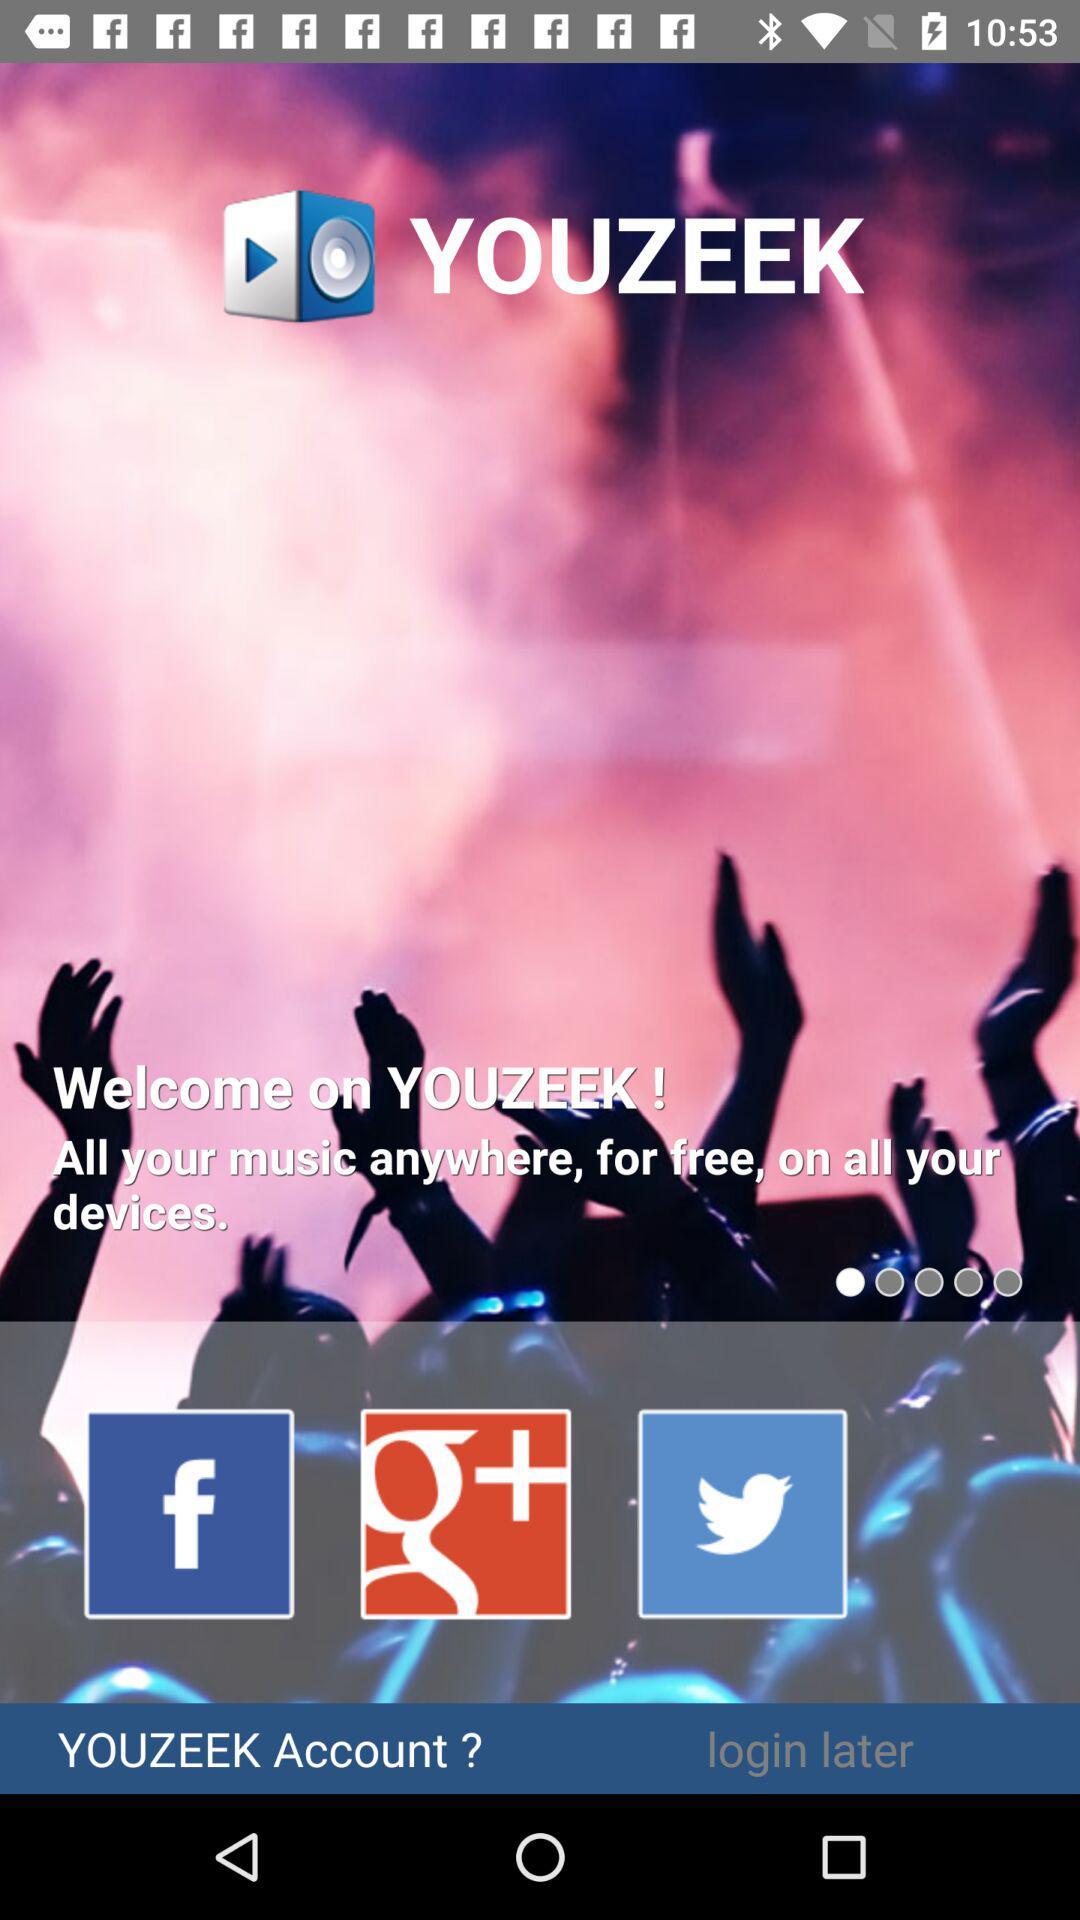  Describe the element at coordinates (190, 1512) in the screenshot. I see `switch facebook` at that location.